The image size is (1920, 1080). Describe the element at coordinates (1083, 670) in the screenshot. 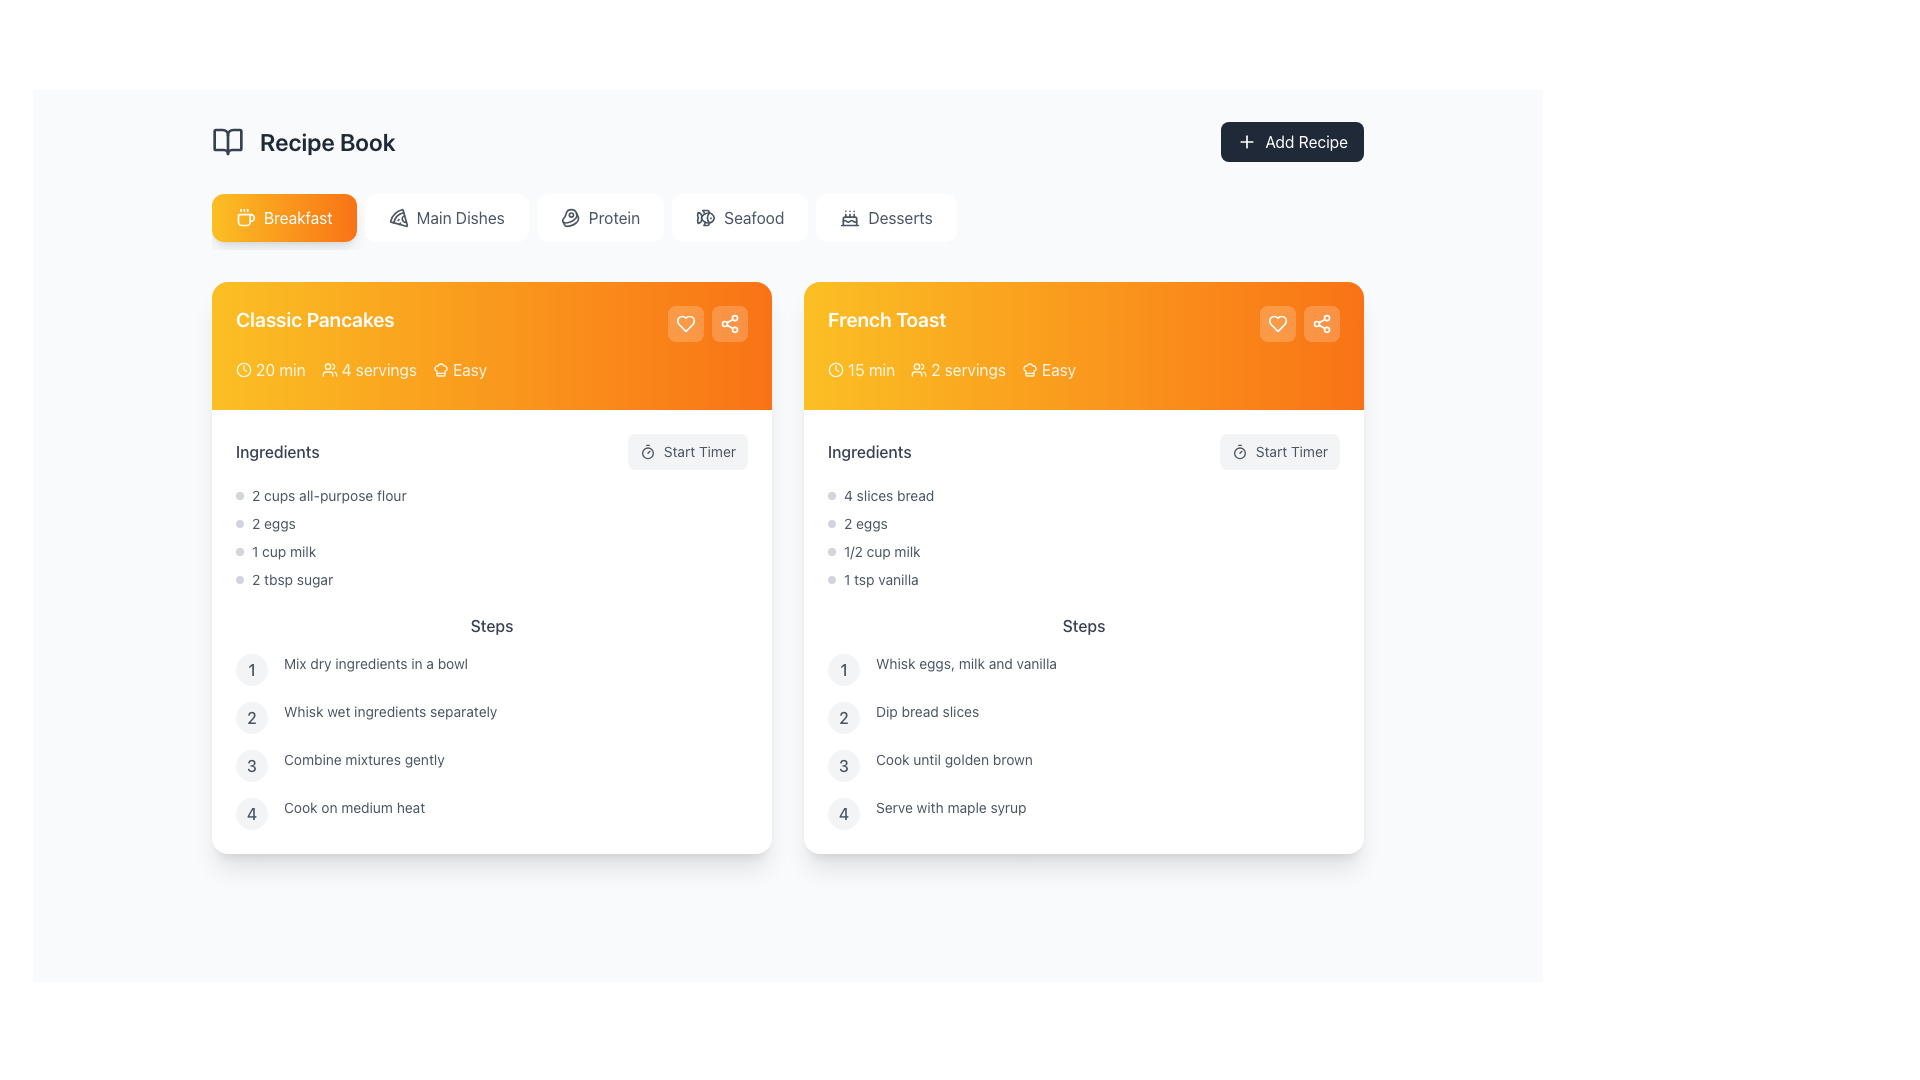

I see `step labeled '1 Whisk eggs, milk and vanilla' which is the first item in the 'Steps' section of the 'French Toast' recipe card` at that location.